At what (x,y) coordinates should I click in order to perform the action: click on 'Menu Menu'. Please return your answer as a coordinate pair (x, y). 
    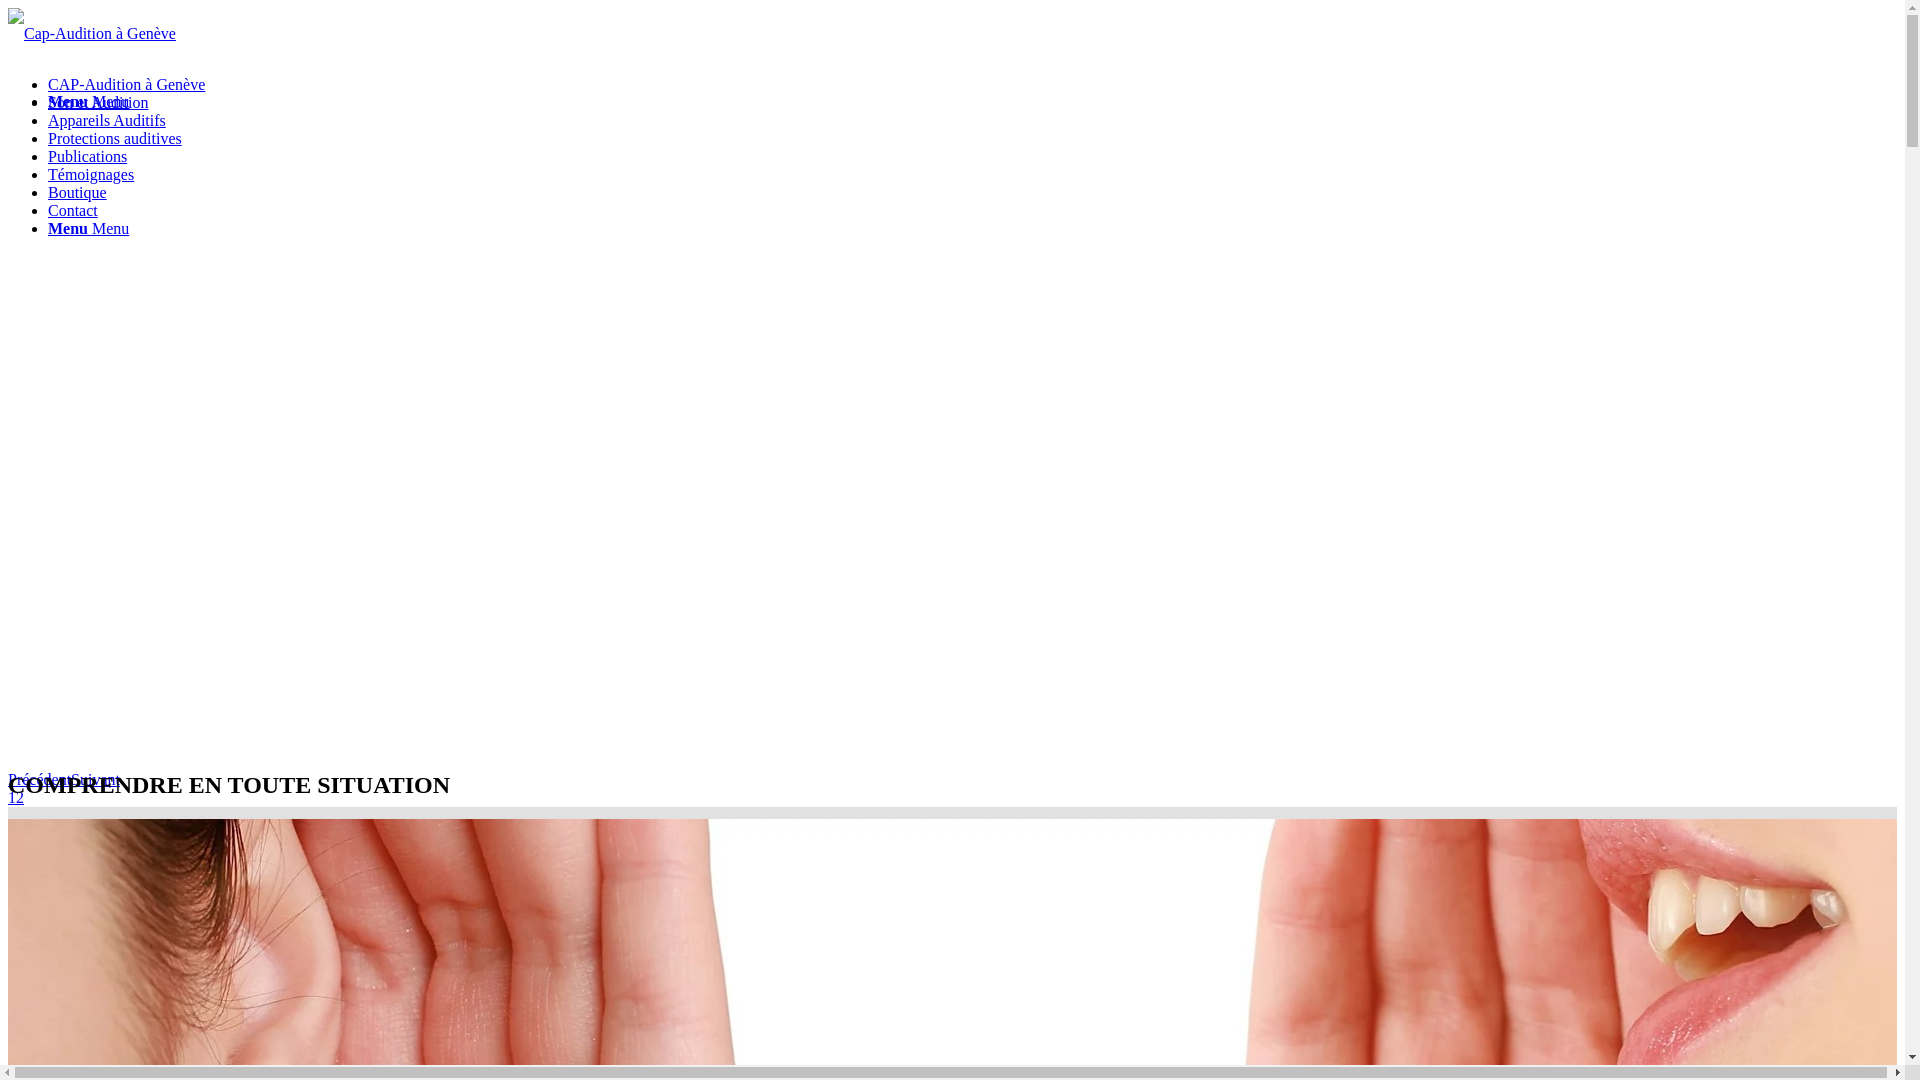
    Looking at the image, I should click on (87, 101).